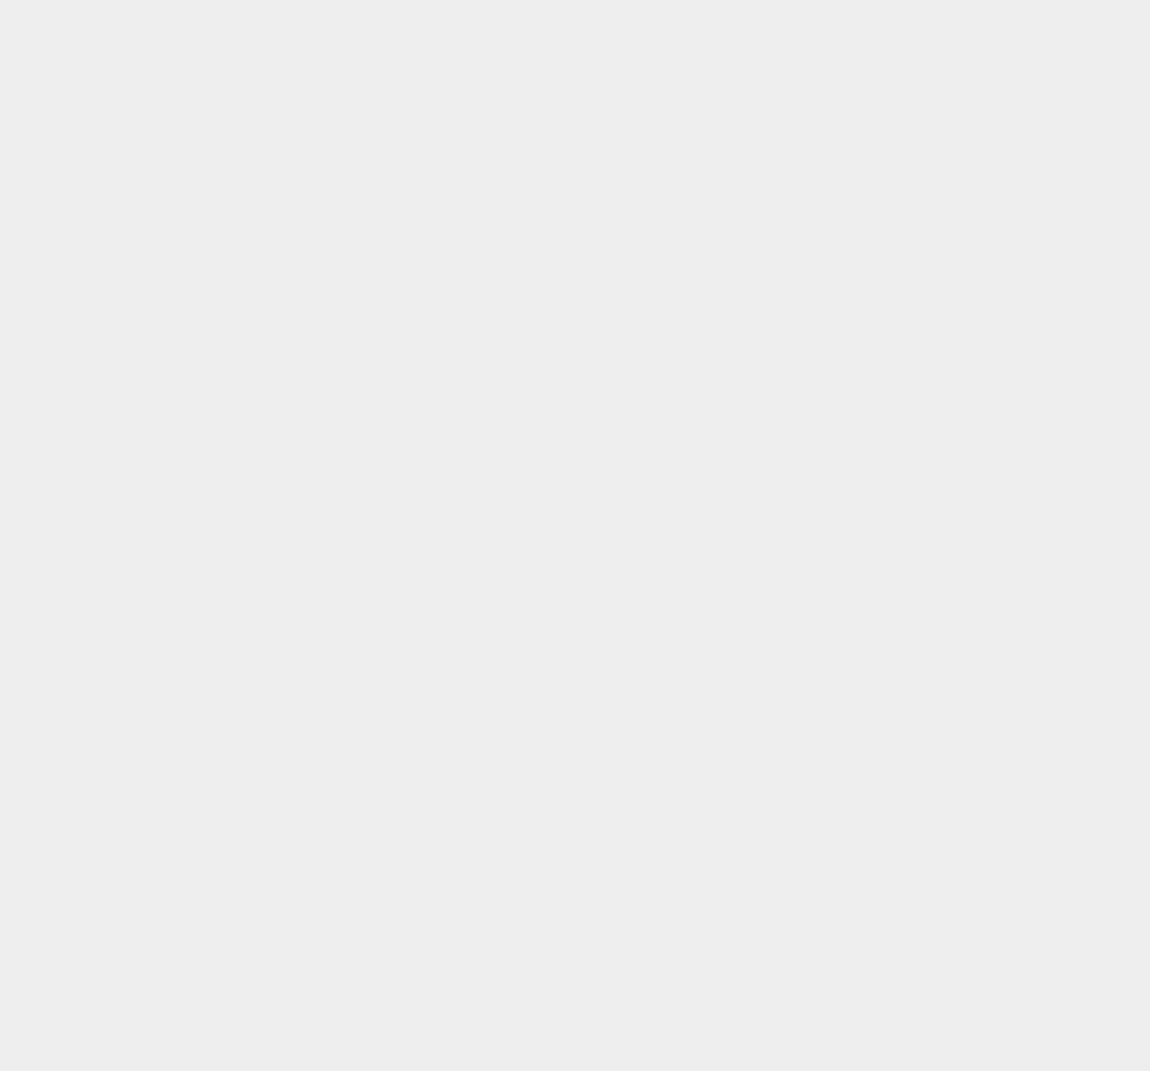 The height and width of the screenshot is (1071, 1150). What do you see at coordinates (834, 955) in the screenshot?
I see `'iOS 9.2'` at bounding box center [834, 955].